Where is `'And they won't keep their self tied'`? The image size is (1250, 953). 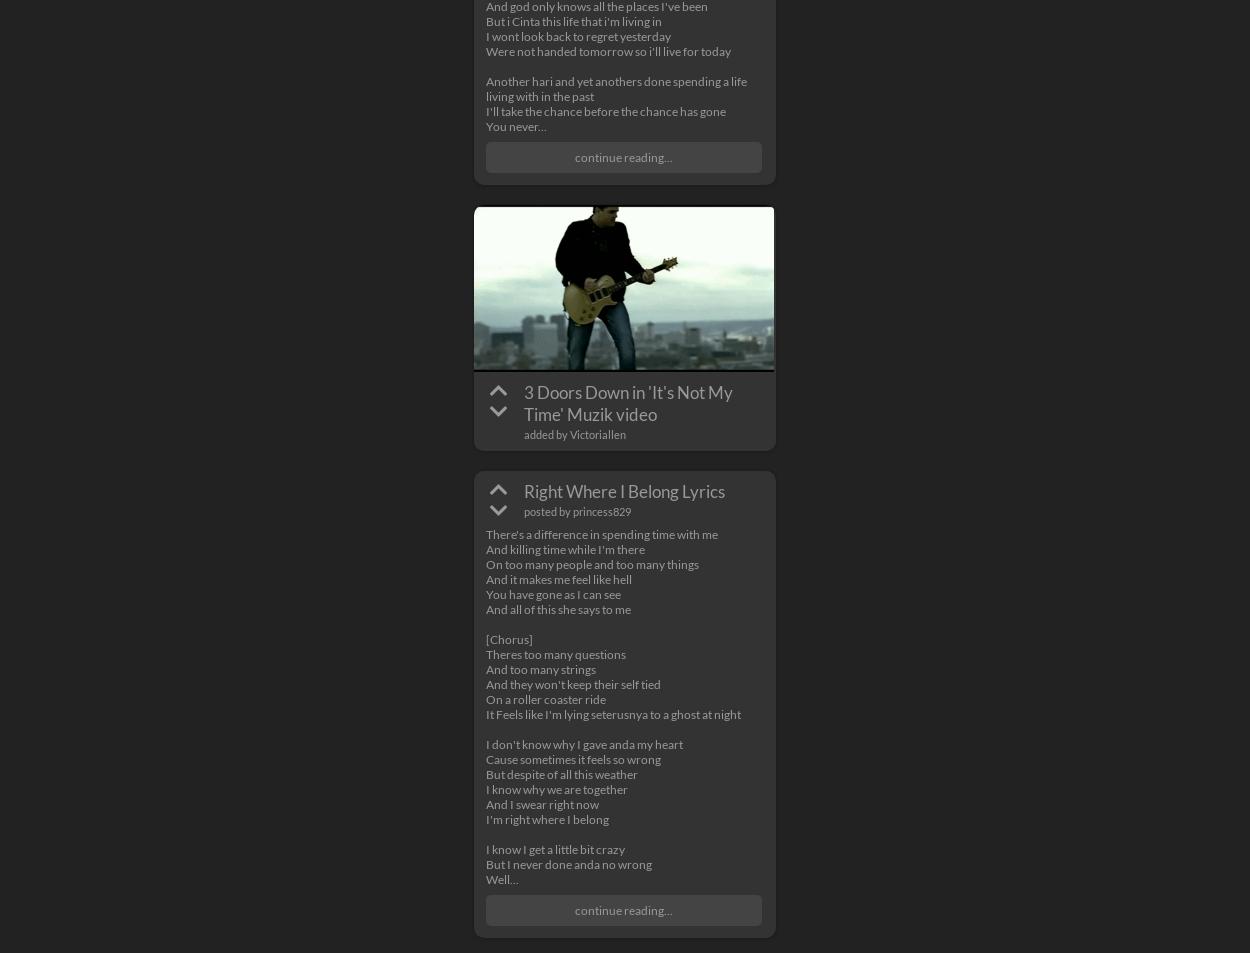 'And they won't keep their self tied' is located at coordinates (572, 684).